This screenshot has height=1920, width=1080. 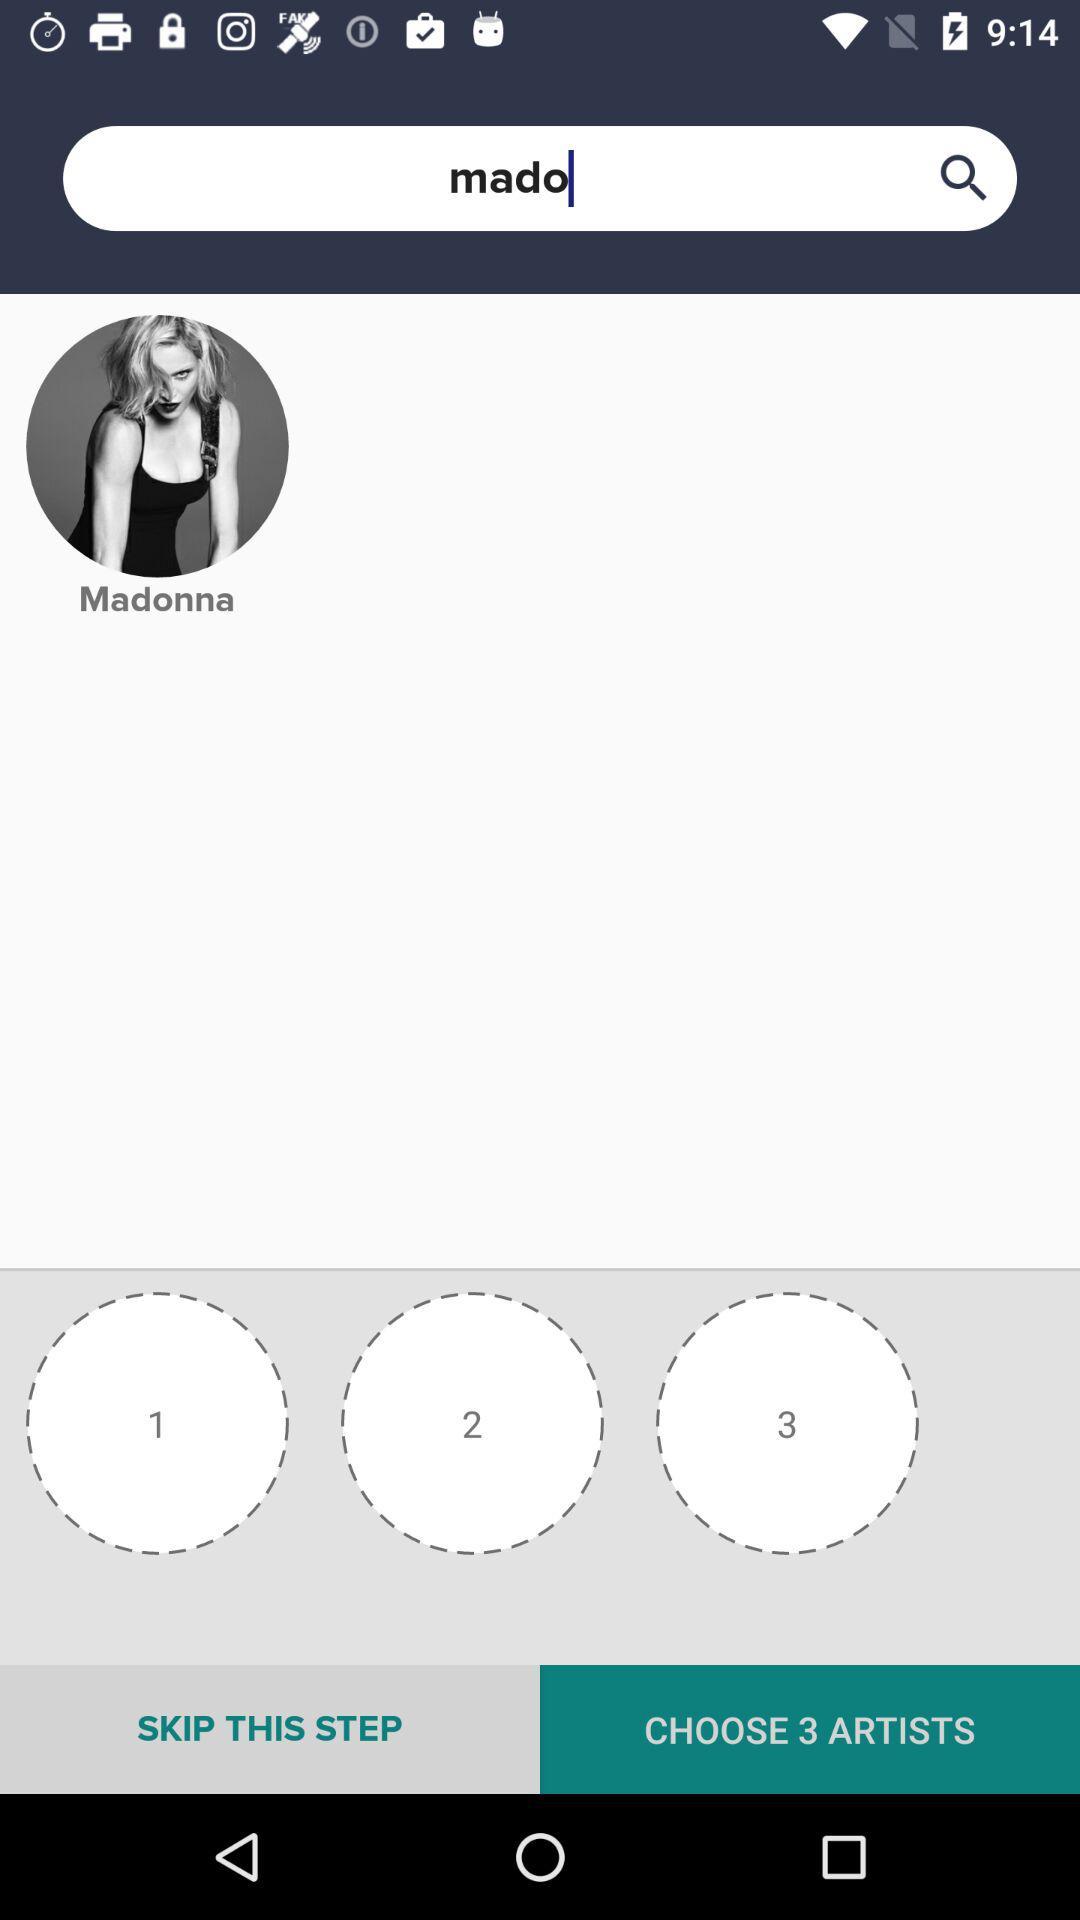 I want to click on the first circle image, so click(x=156, y=1422).